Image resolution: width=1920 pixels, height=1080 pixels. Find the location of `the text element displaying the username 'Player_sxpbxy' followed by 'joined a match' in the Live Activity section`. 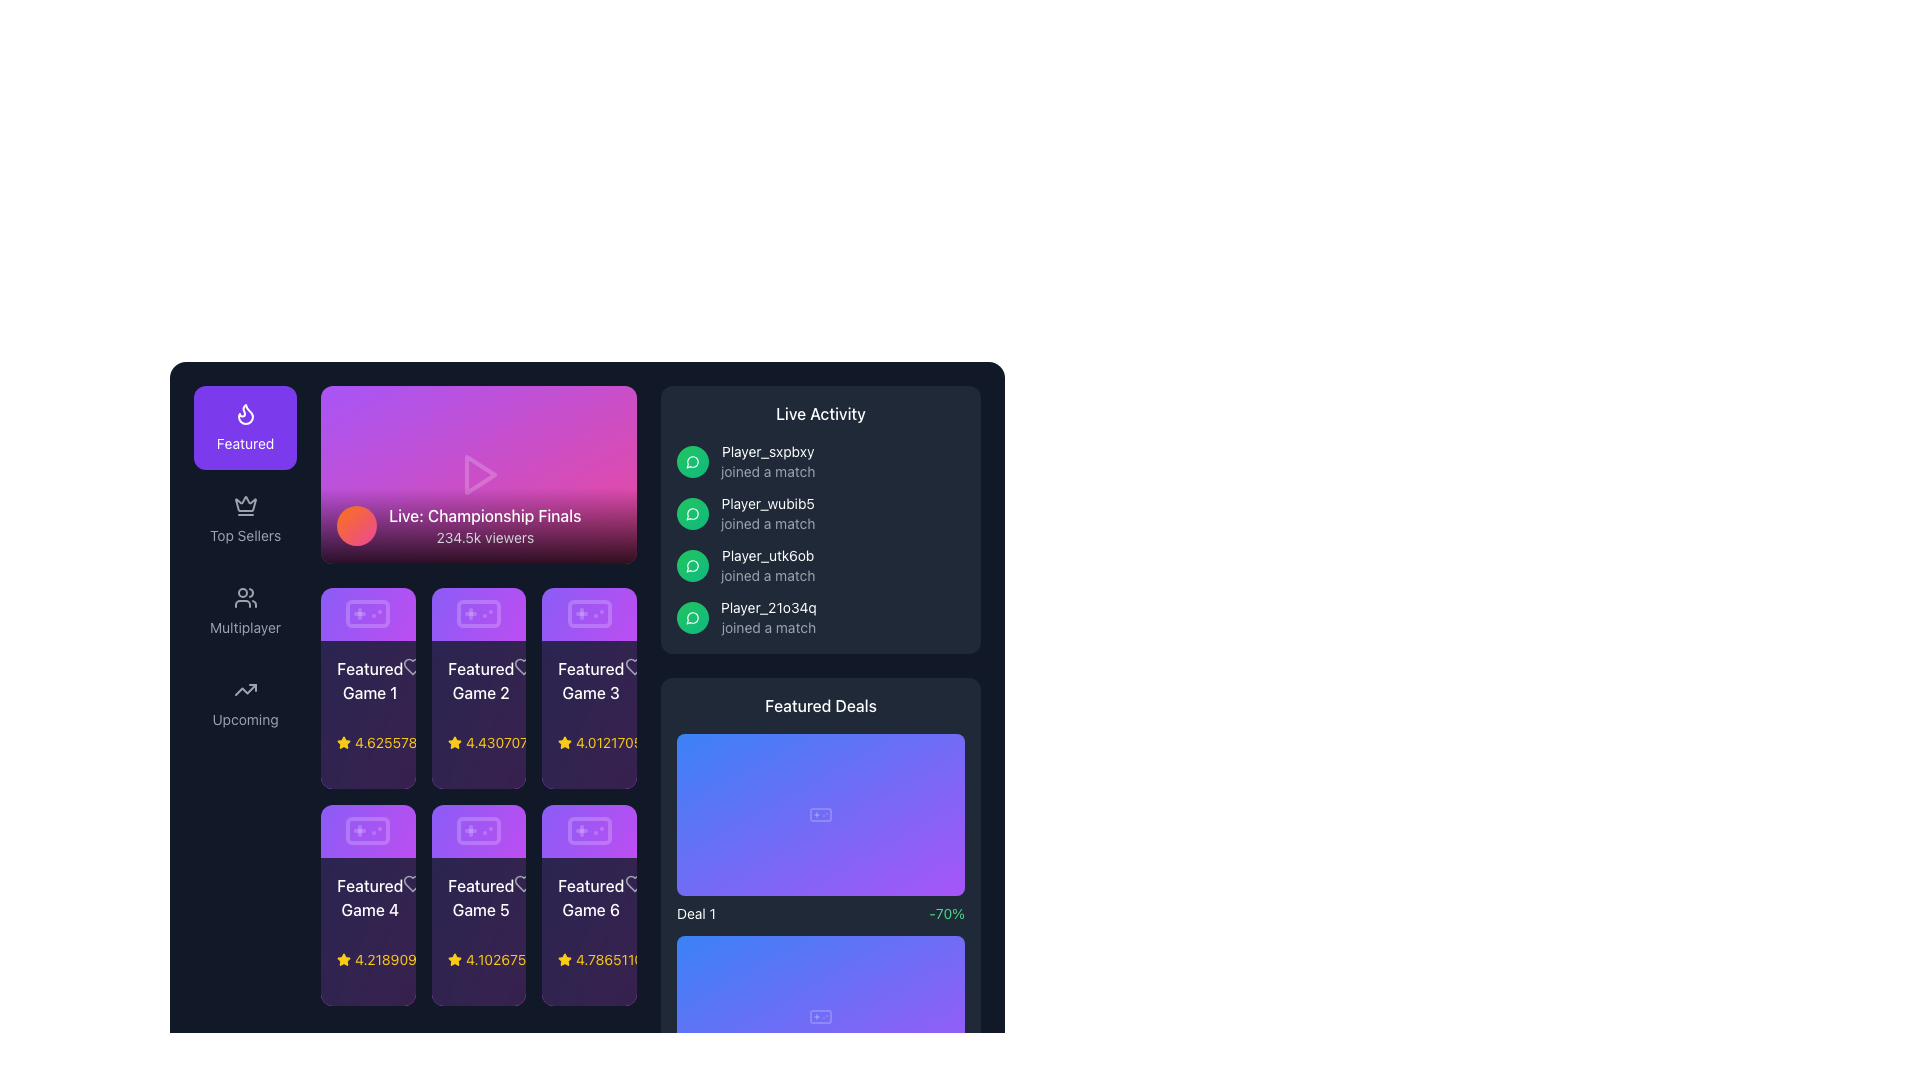

the text element displaying the username 'Player_sxpbxy' followed by 'joined a match' in the Live Activity section is located at coordinates (767, 462).